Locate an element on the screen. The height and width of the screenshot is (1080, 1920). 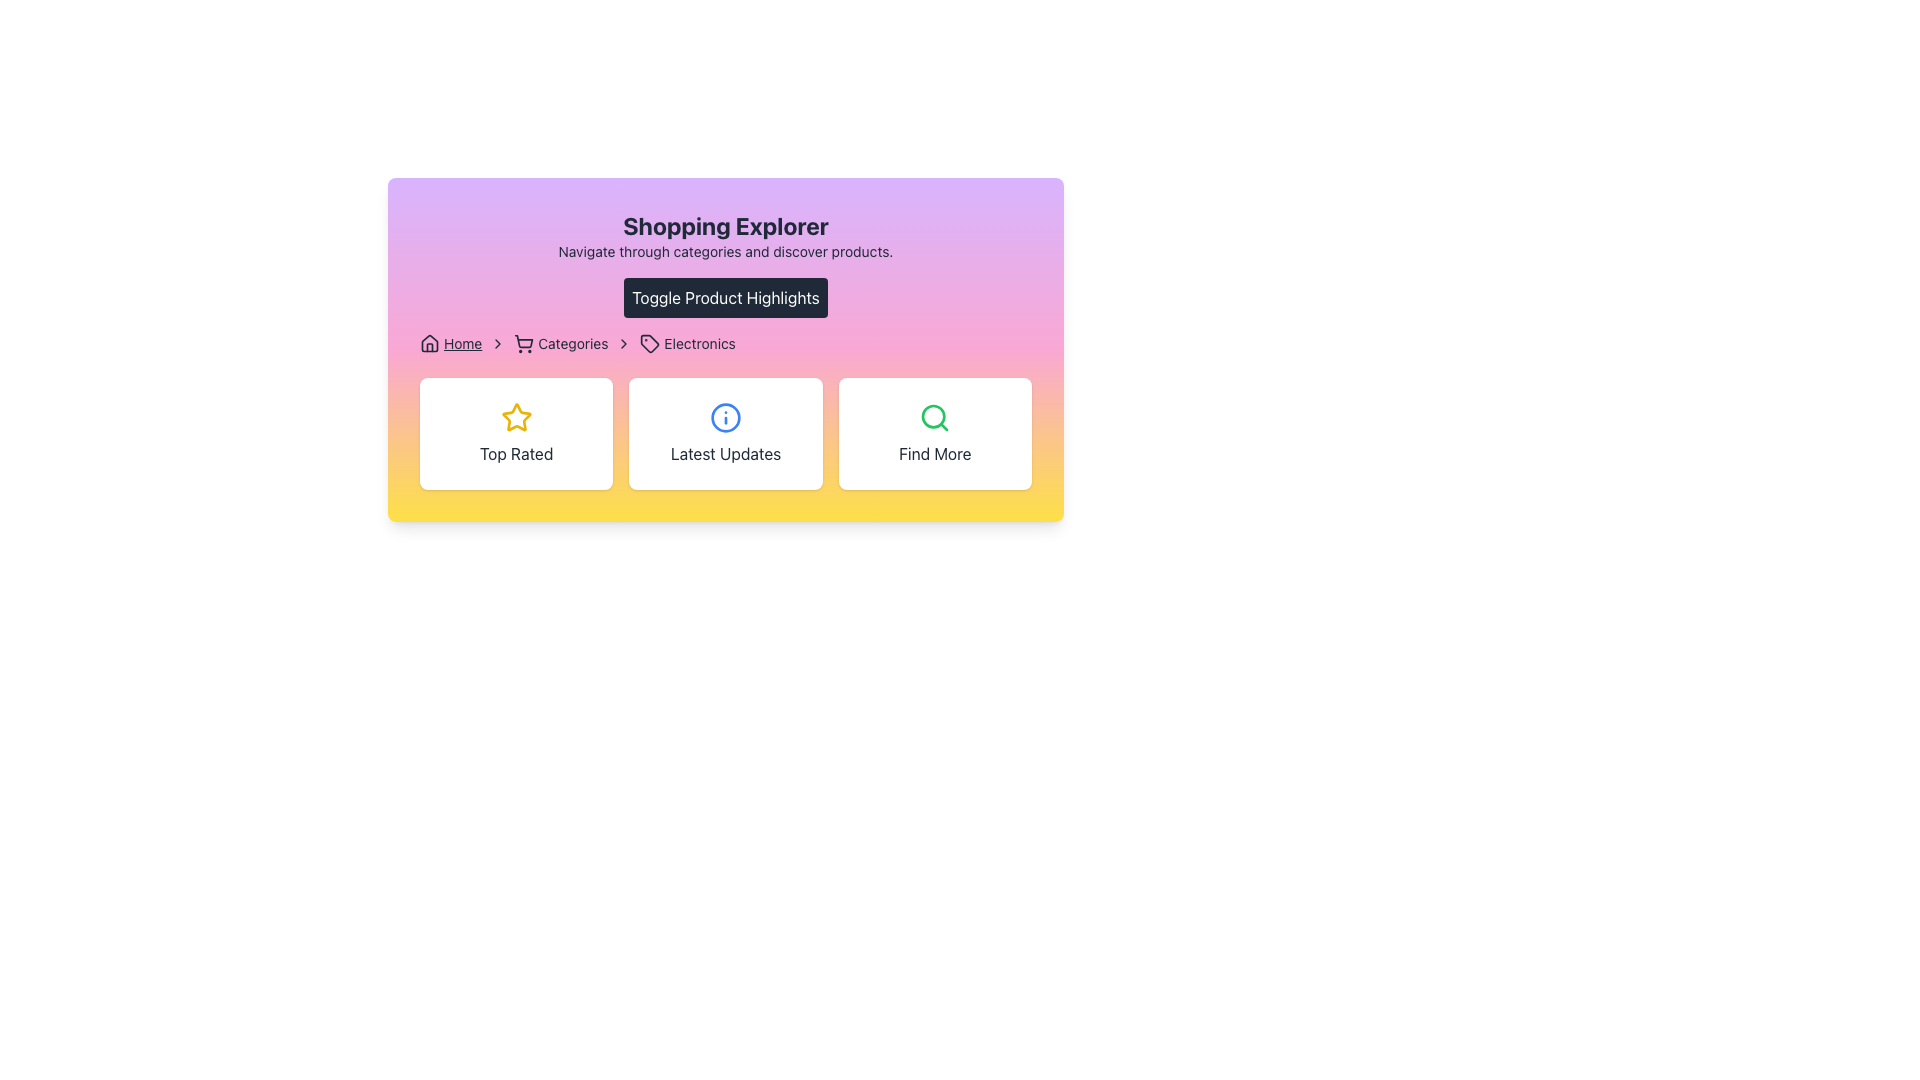
the breadcrumb text element indicating the current location in the shopping application, positioned between 'Home' and 'Electronics' is located at coordinates (560, 342).